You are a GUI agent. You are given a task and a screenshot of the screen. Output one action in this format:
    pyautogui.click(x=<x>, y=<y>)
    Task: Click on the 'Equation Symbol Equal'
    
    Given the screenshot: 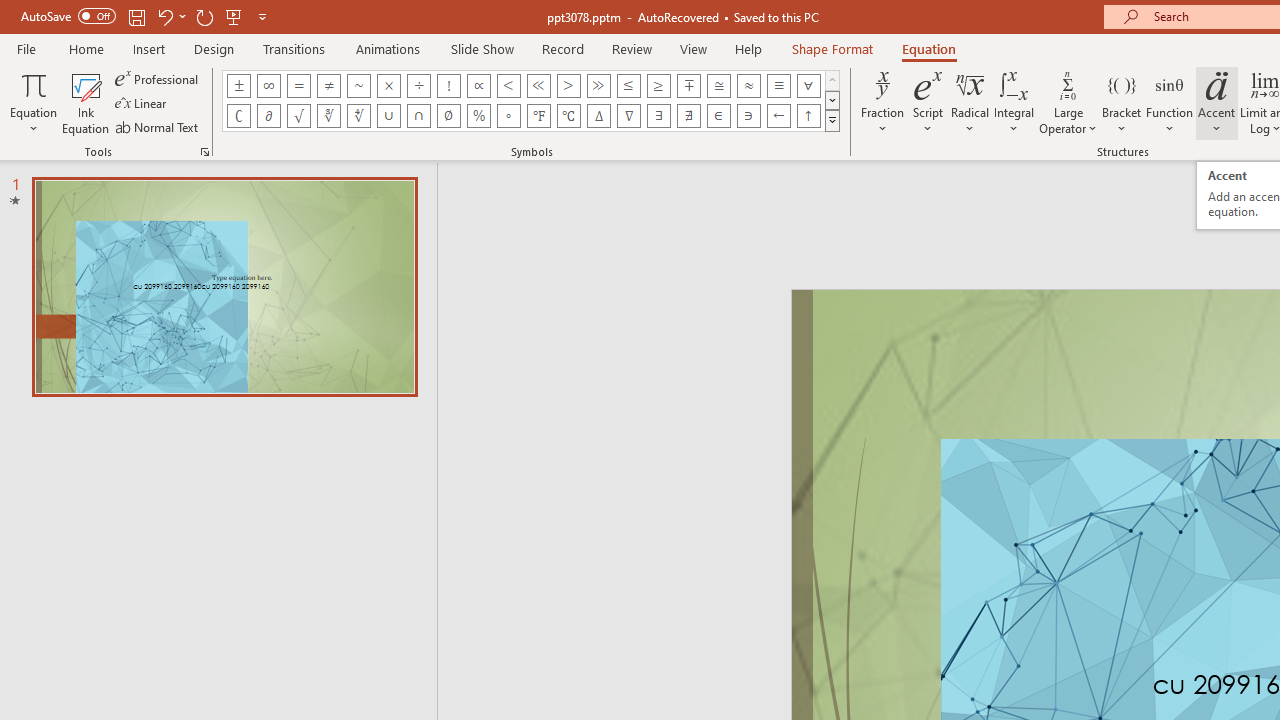 What is the action you would take?
    pyautogui.click(x=297, y=85)
    